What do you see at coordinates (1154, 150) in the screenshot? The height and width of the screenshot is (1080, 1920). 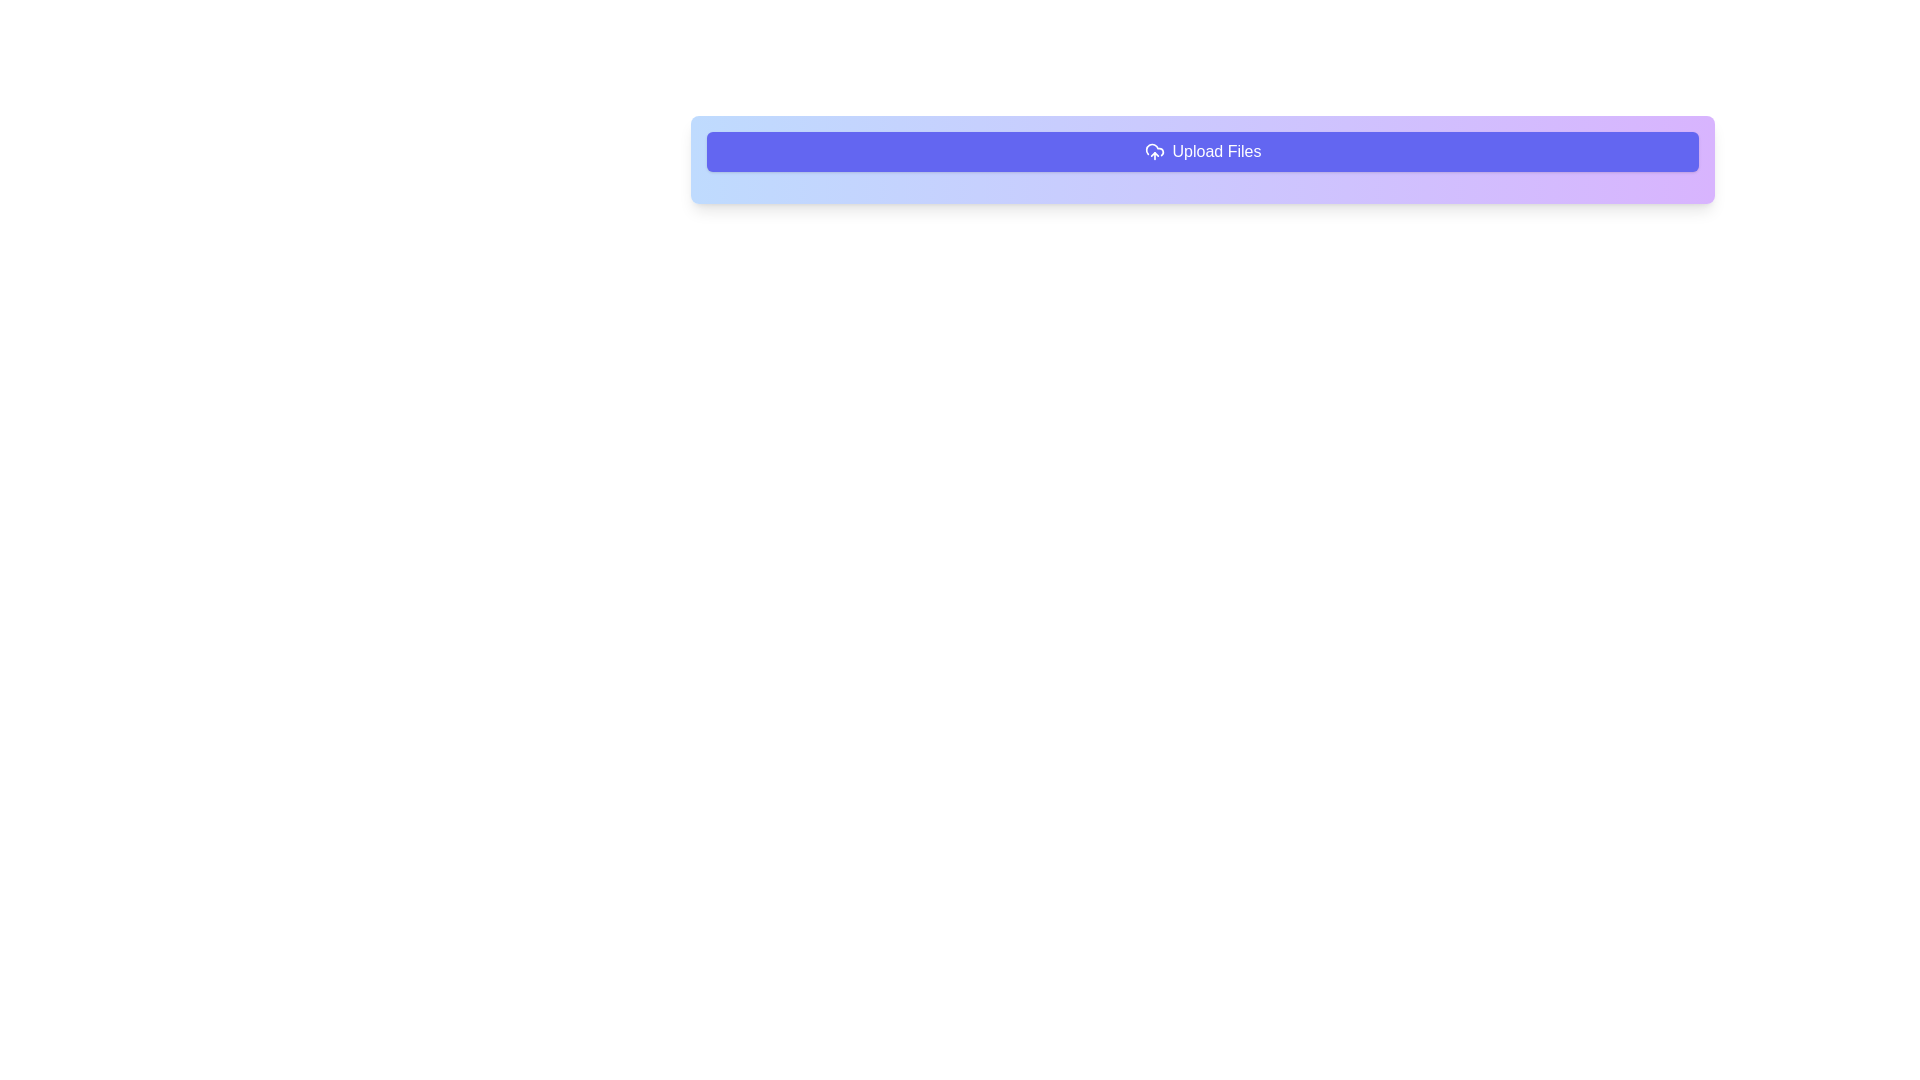 I see `the small cloud icon with an upward arrow located to the left of the 'Upload Files' button` at bounding box center [1154, 150].